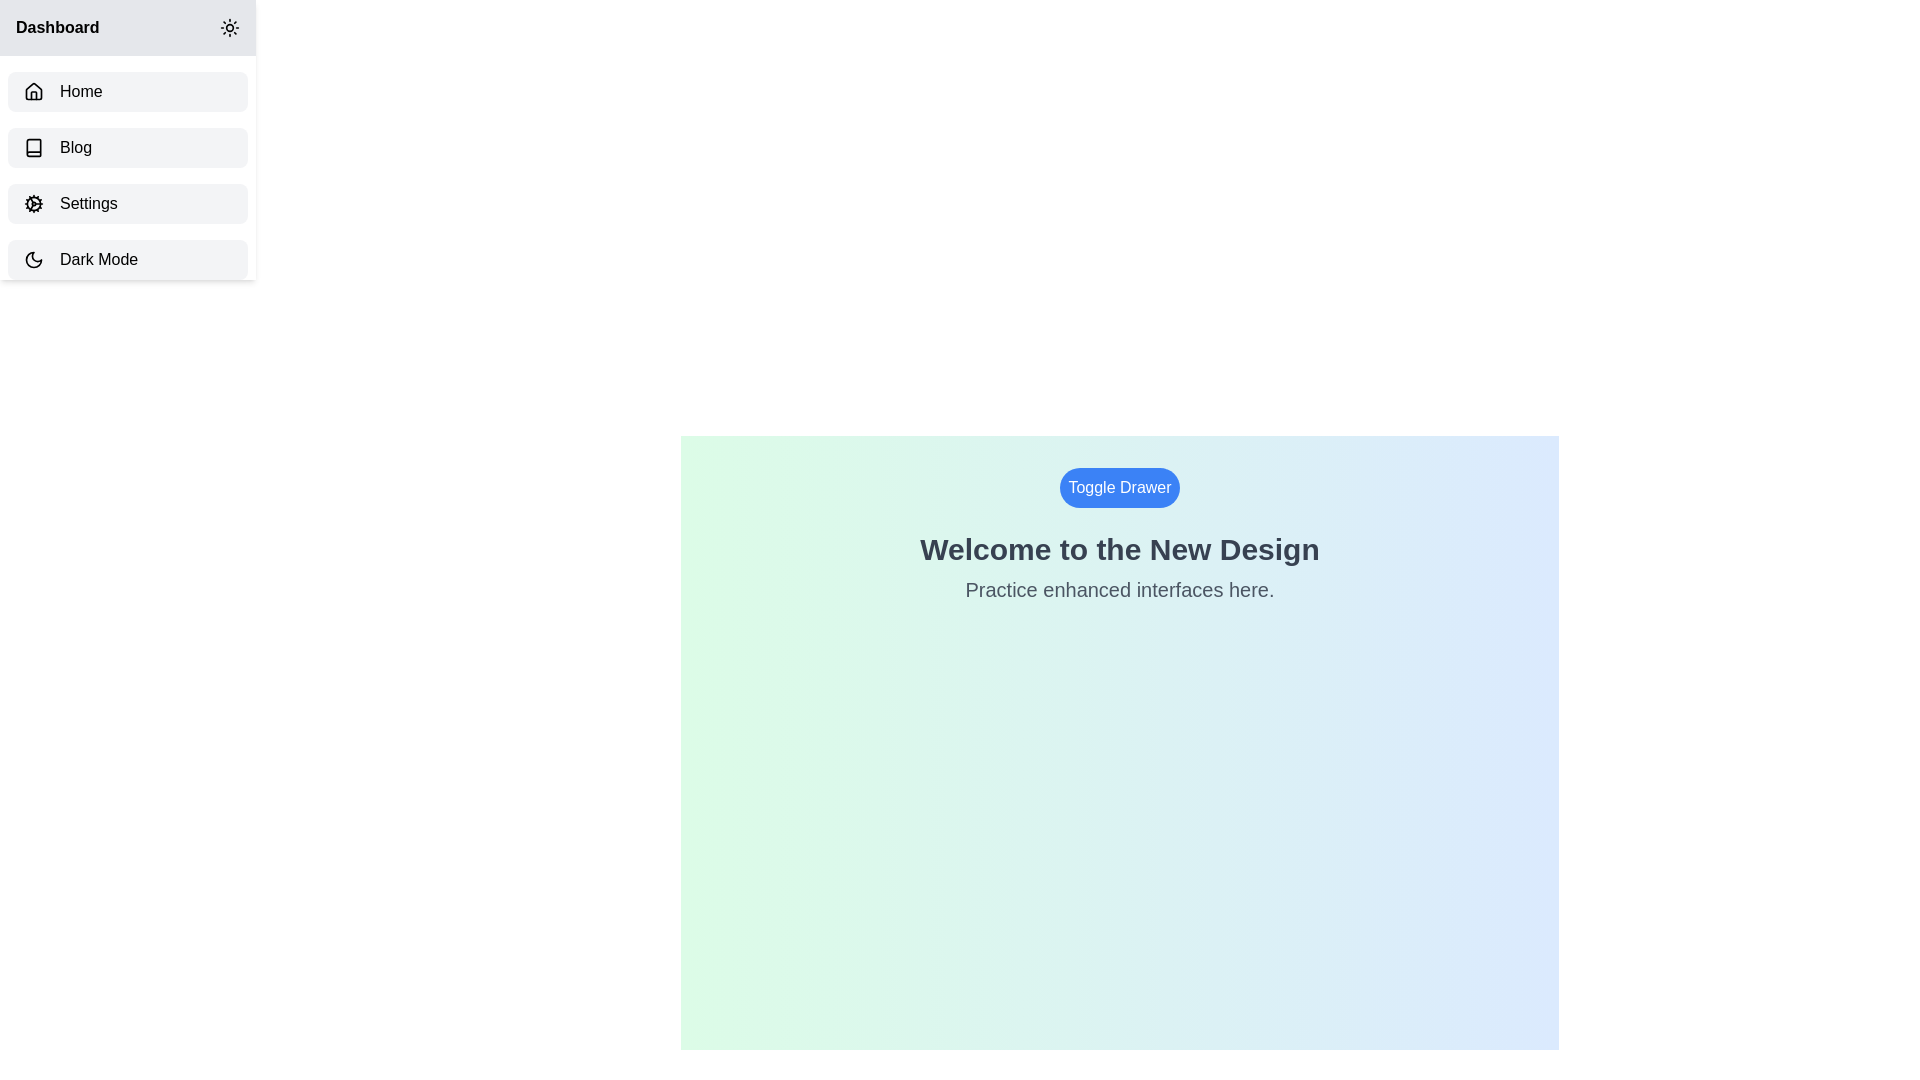  I want to click on the sidebar item labeled Settings, so click(127, 204).